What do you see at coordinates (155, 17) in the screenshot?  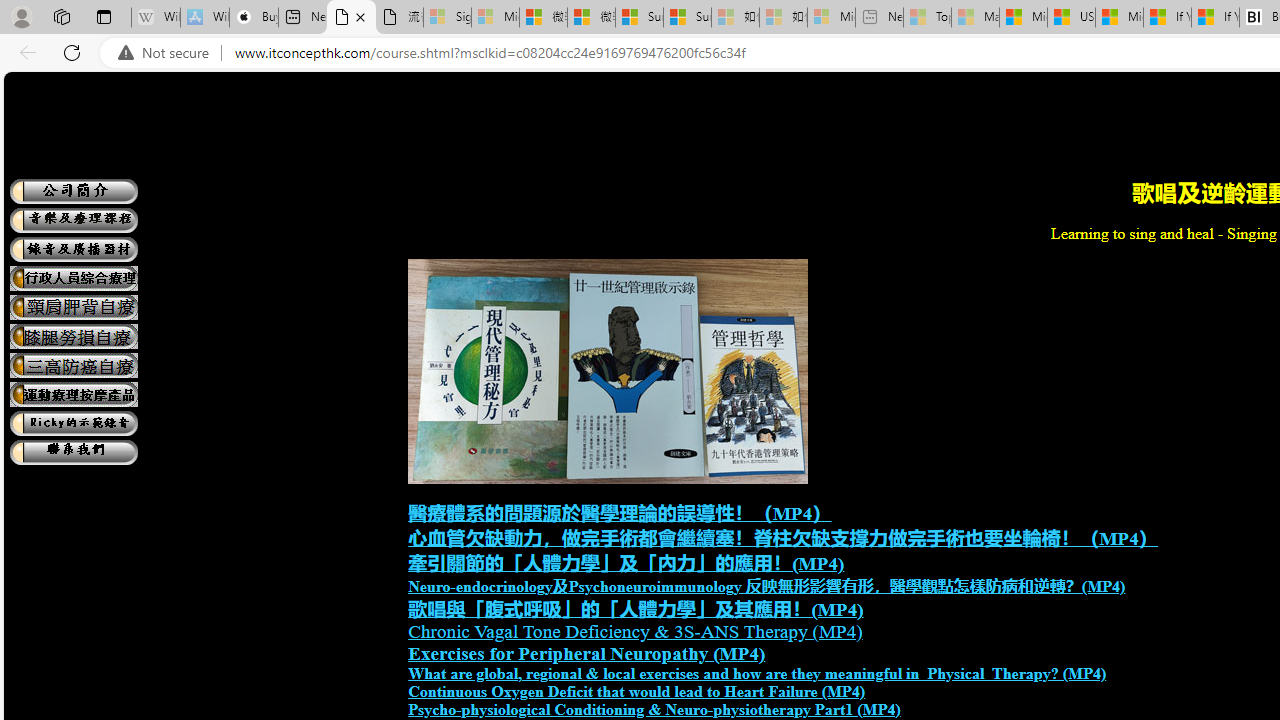 I see `'Wikipedia - Sleeping'` at bounding box center [155, 17].